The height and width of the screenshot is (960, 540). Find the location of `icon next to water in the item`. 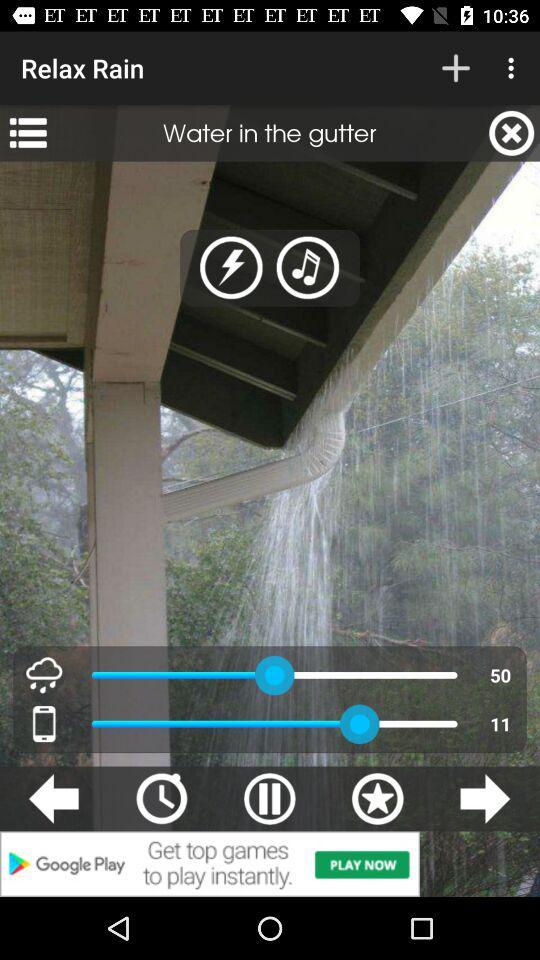

icon next to water in the item is located at coordinates (511, 132).